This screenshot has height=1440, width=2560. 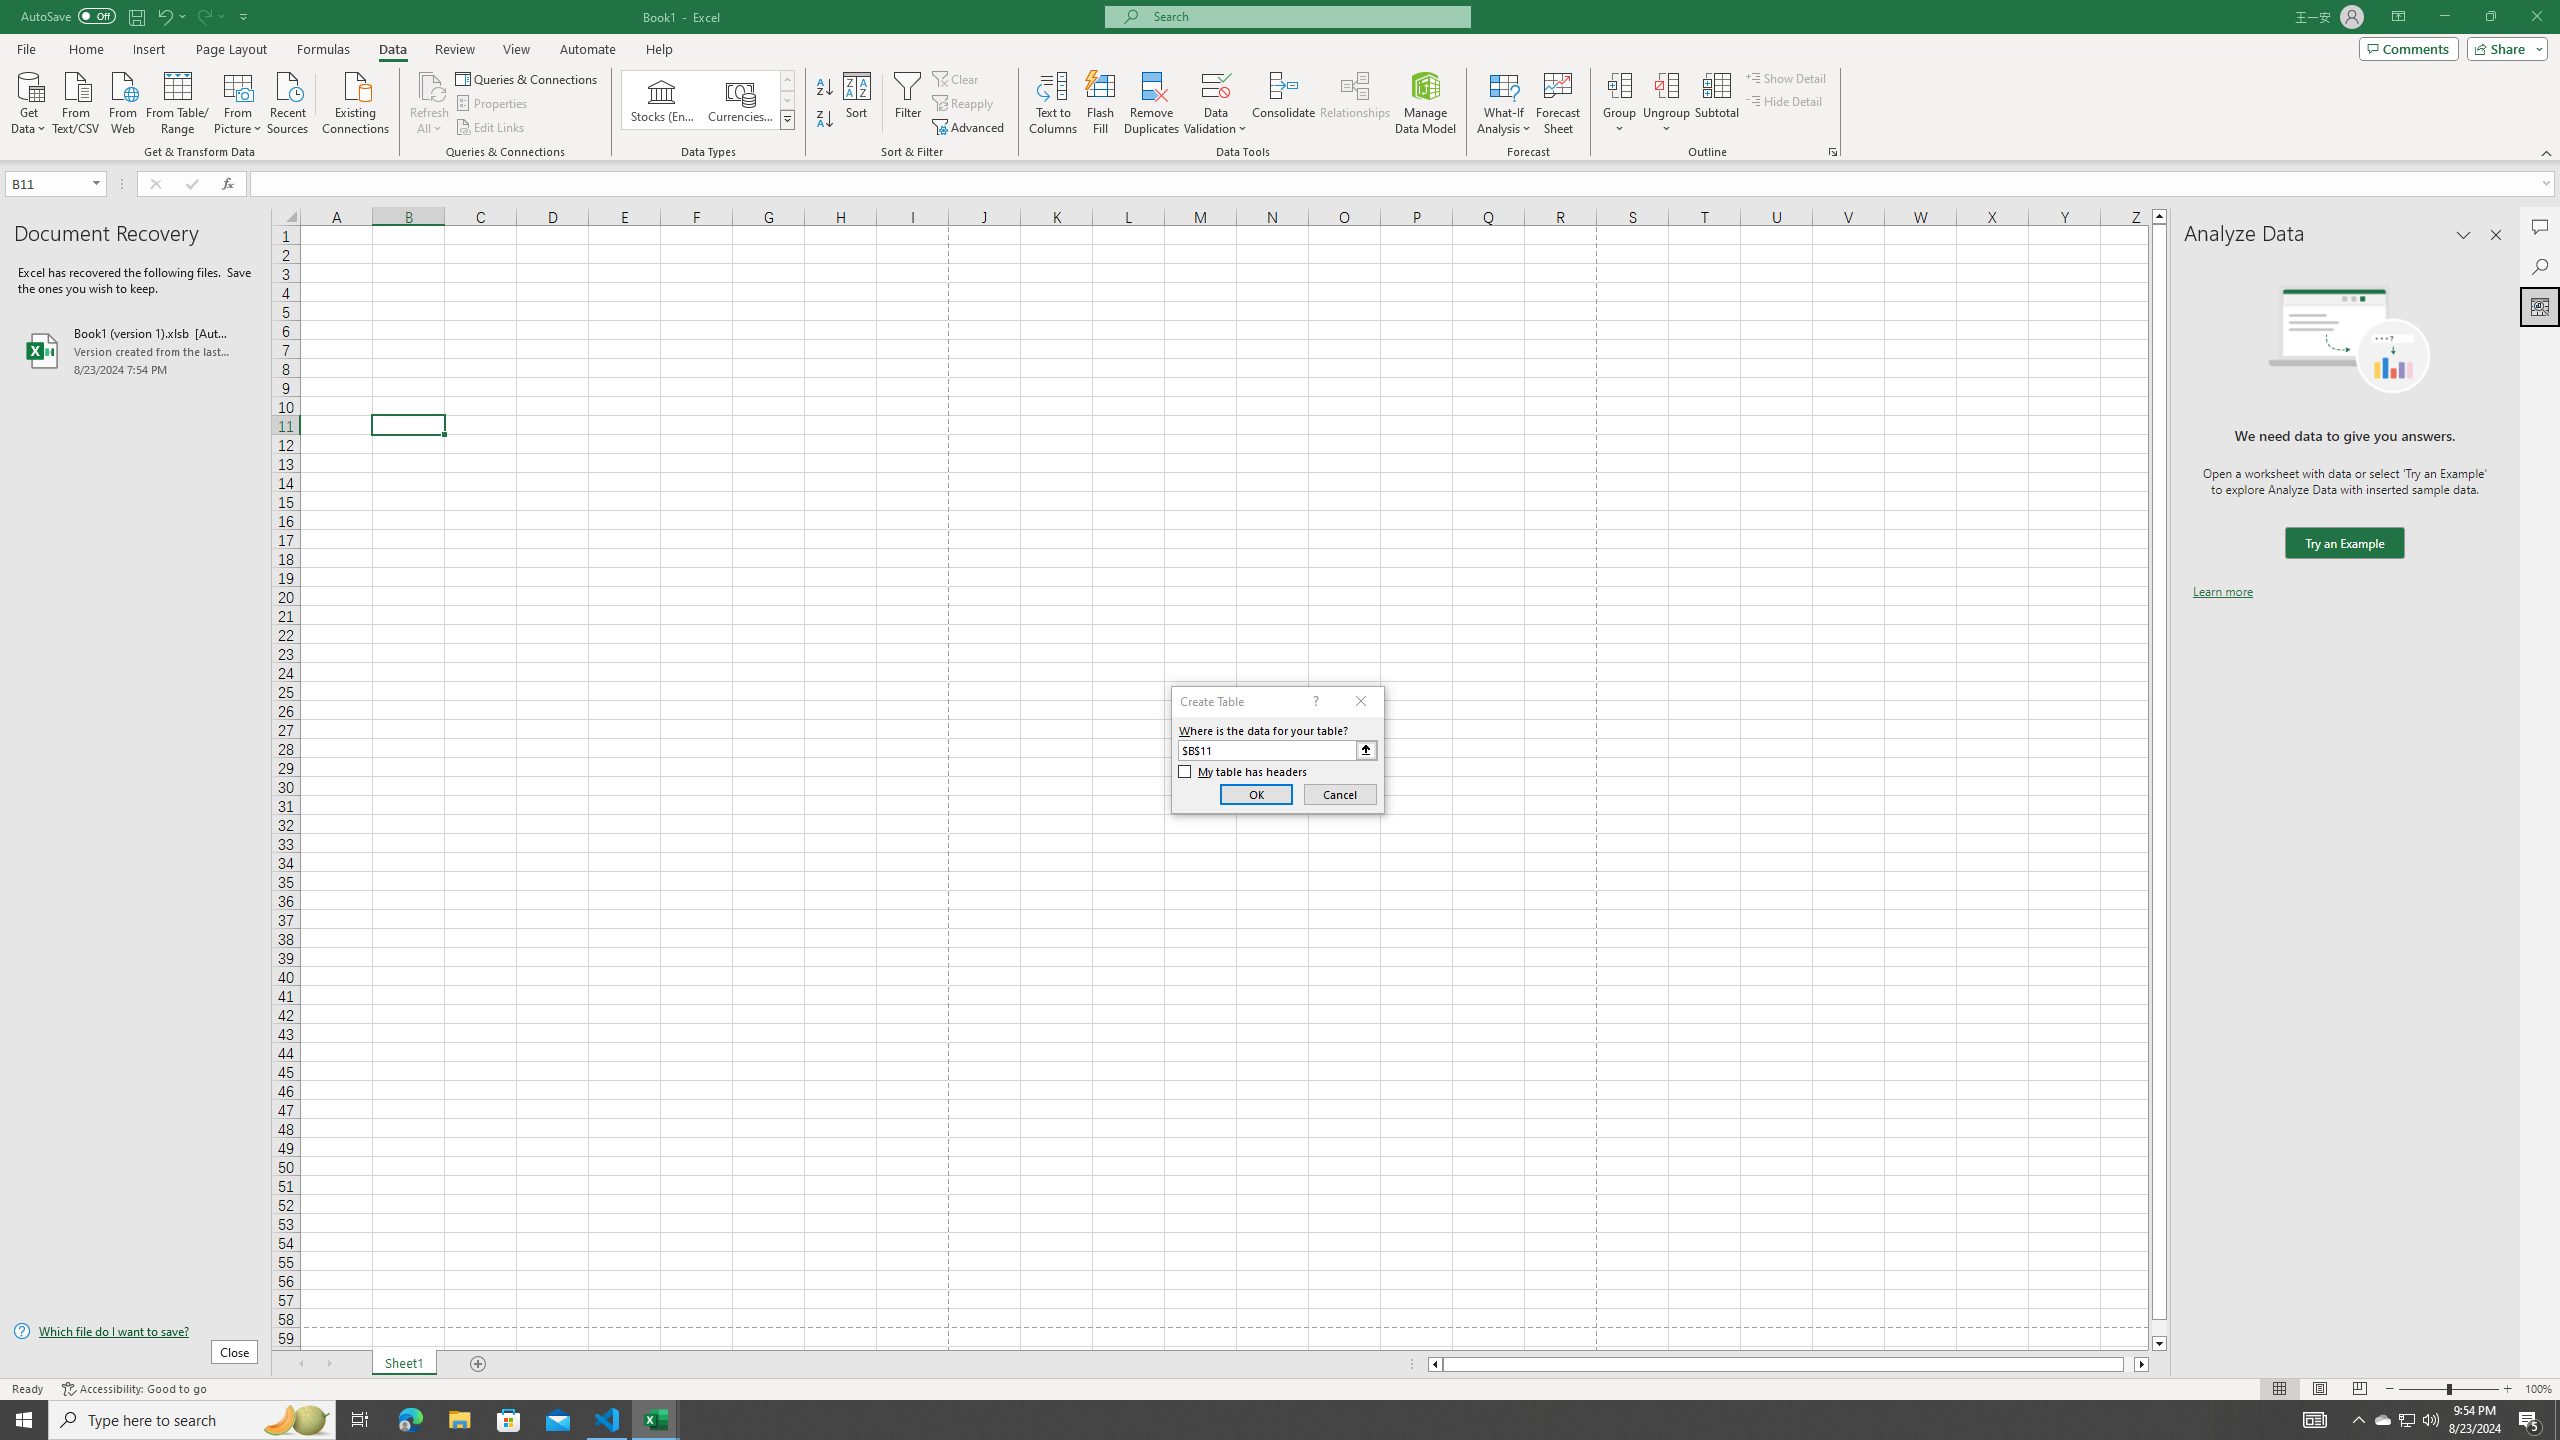 I want to click on 'Formulas', so click(x=325, y=49).